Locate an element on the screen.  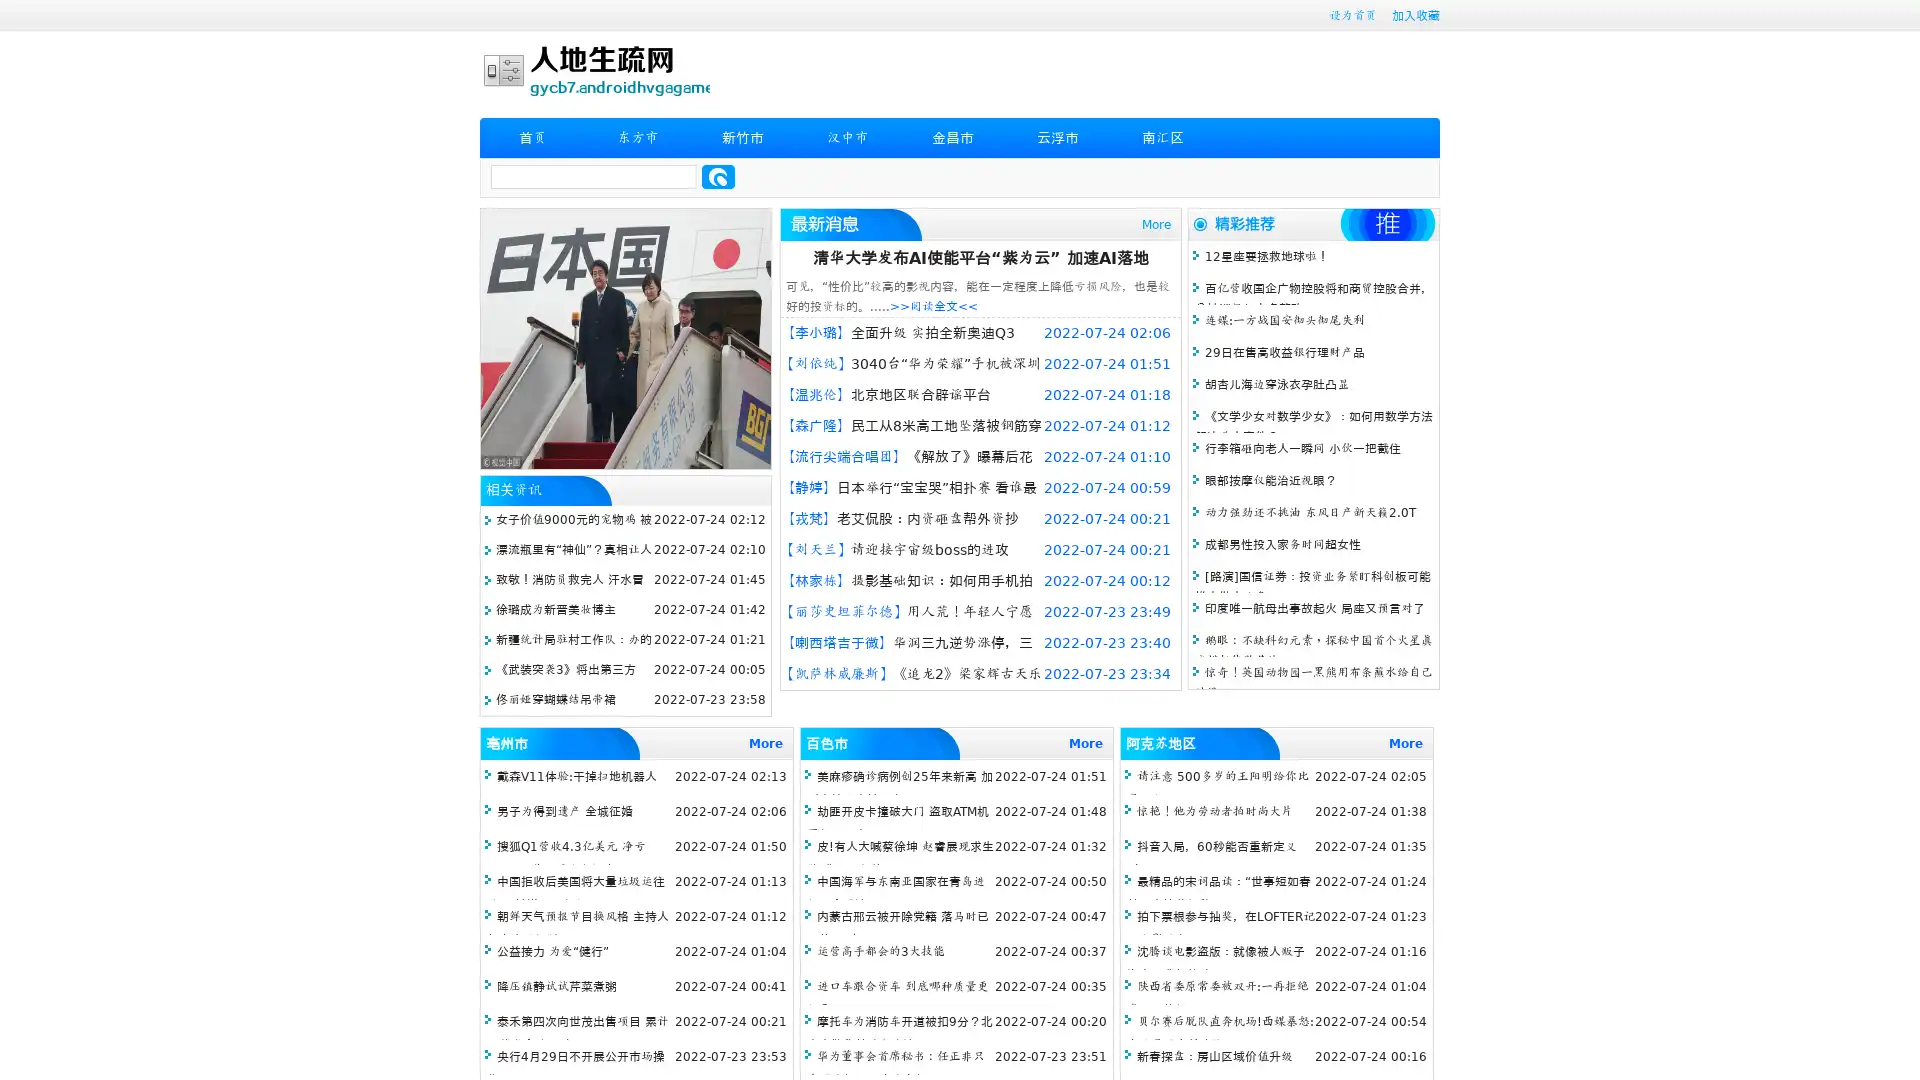
Search is located at coordinates (718, 176).